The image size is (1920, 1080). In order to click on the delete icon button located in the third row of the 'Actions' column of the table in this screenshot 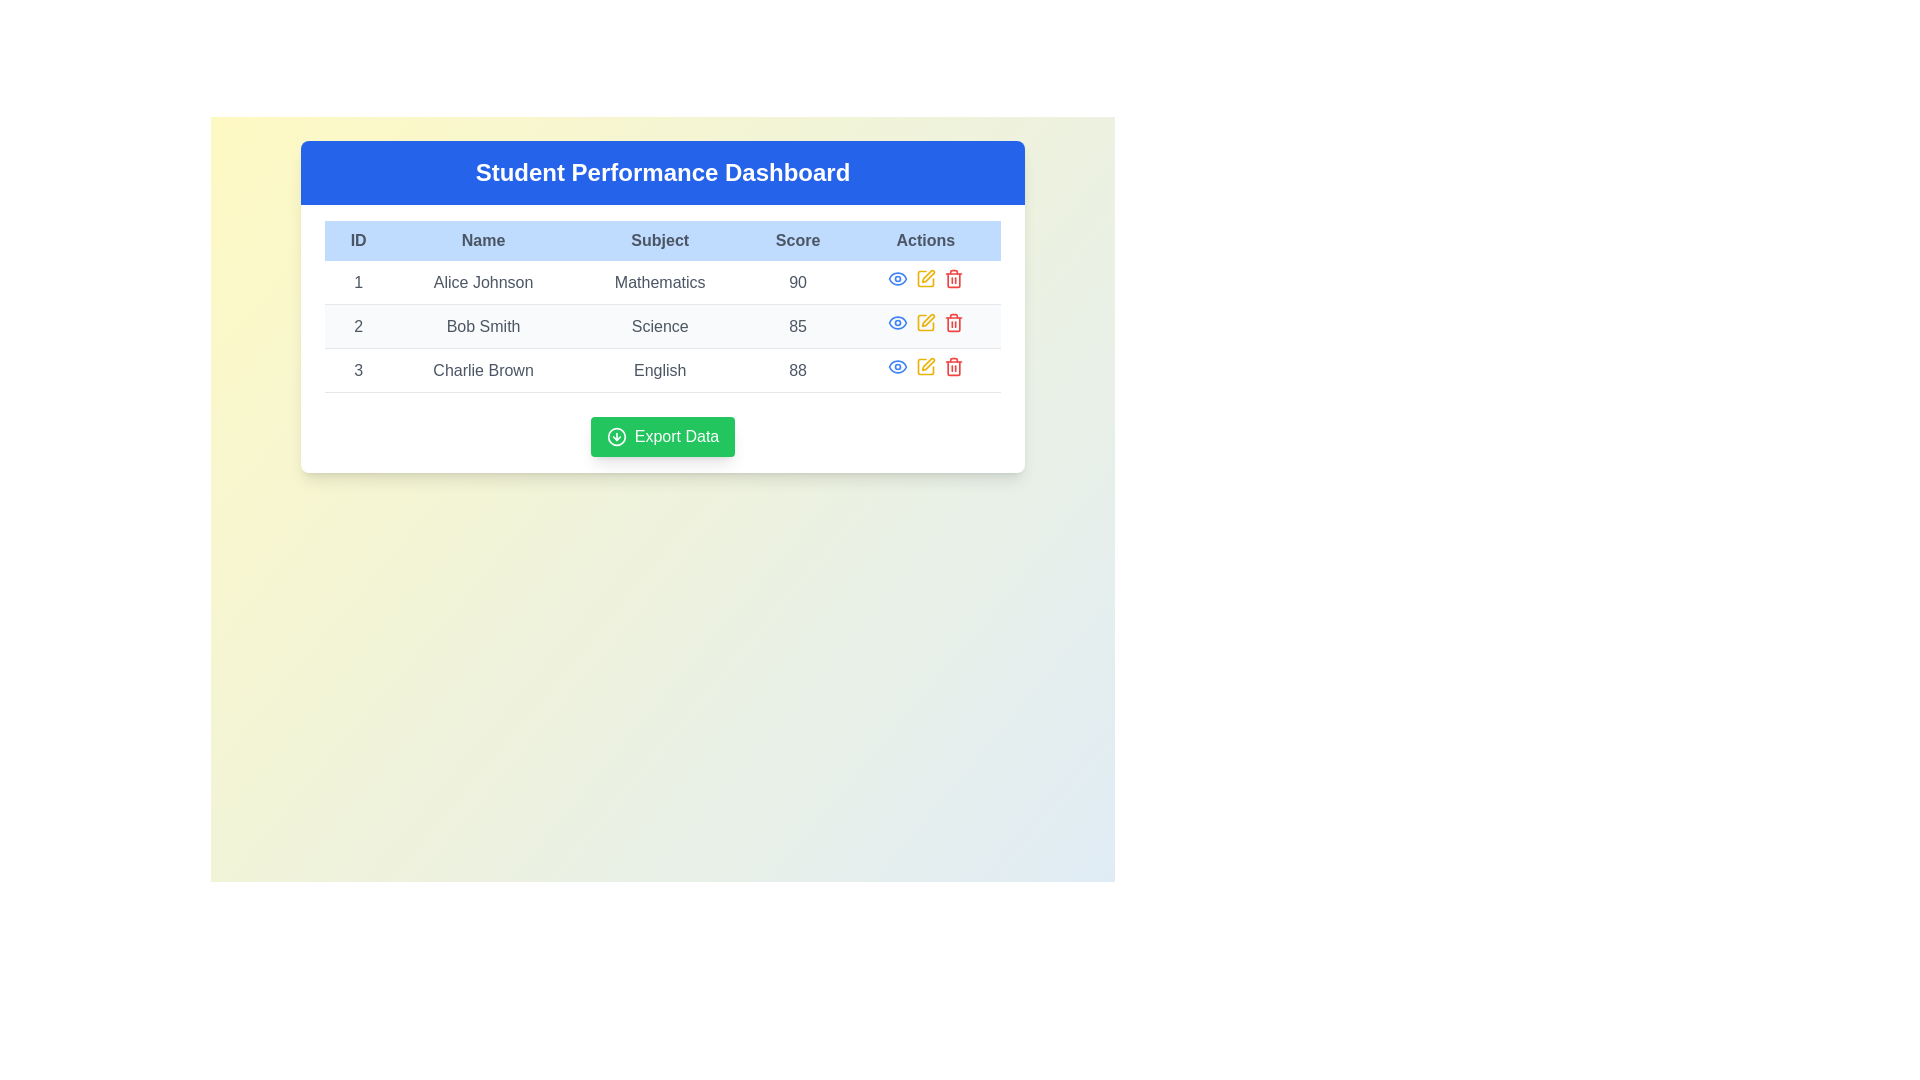, I will do `click(952, 278)`.